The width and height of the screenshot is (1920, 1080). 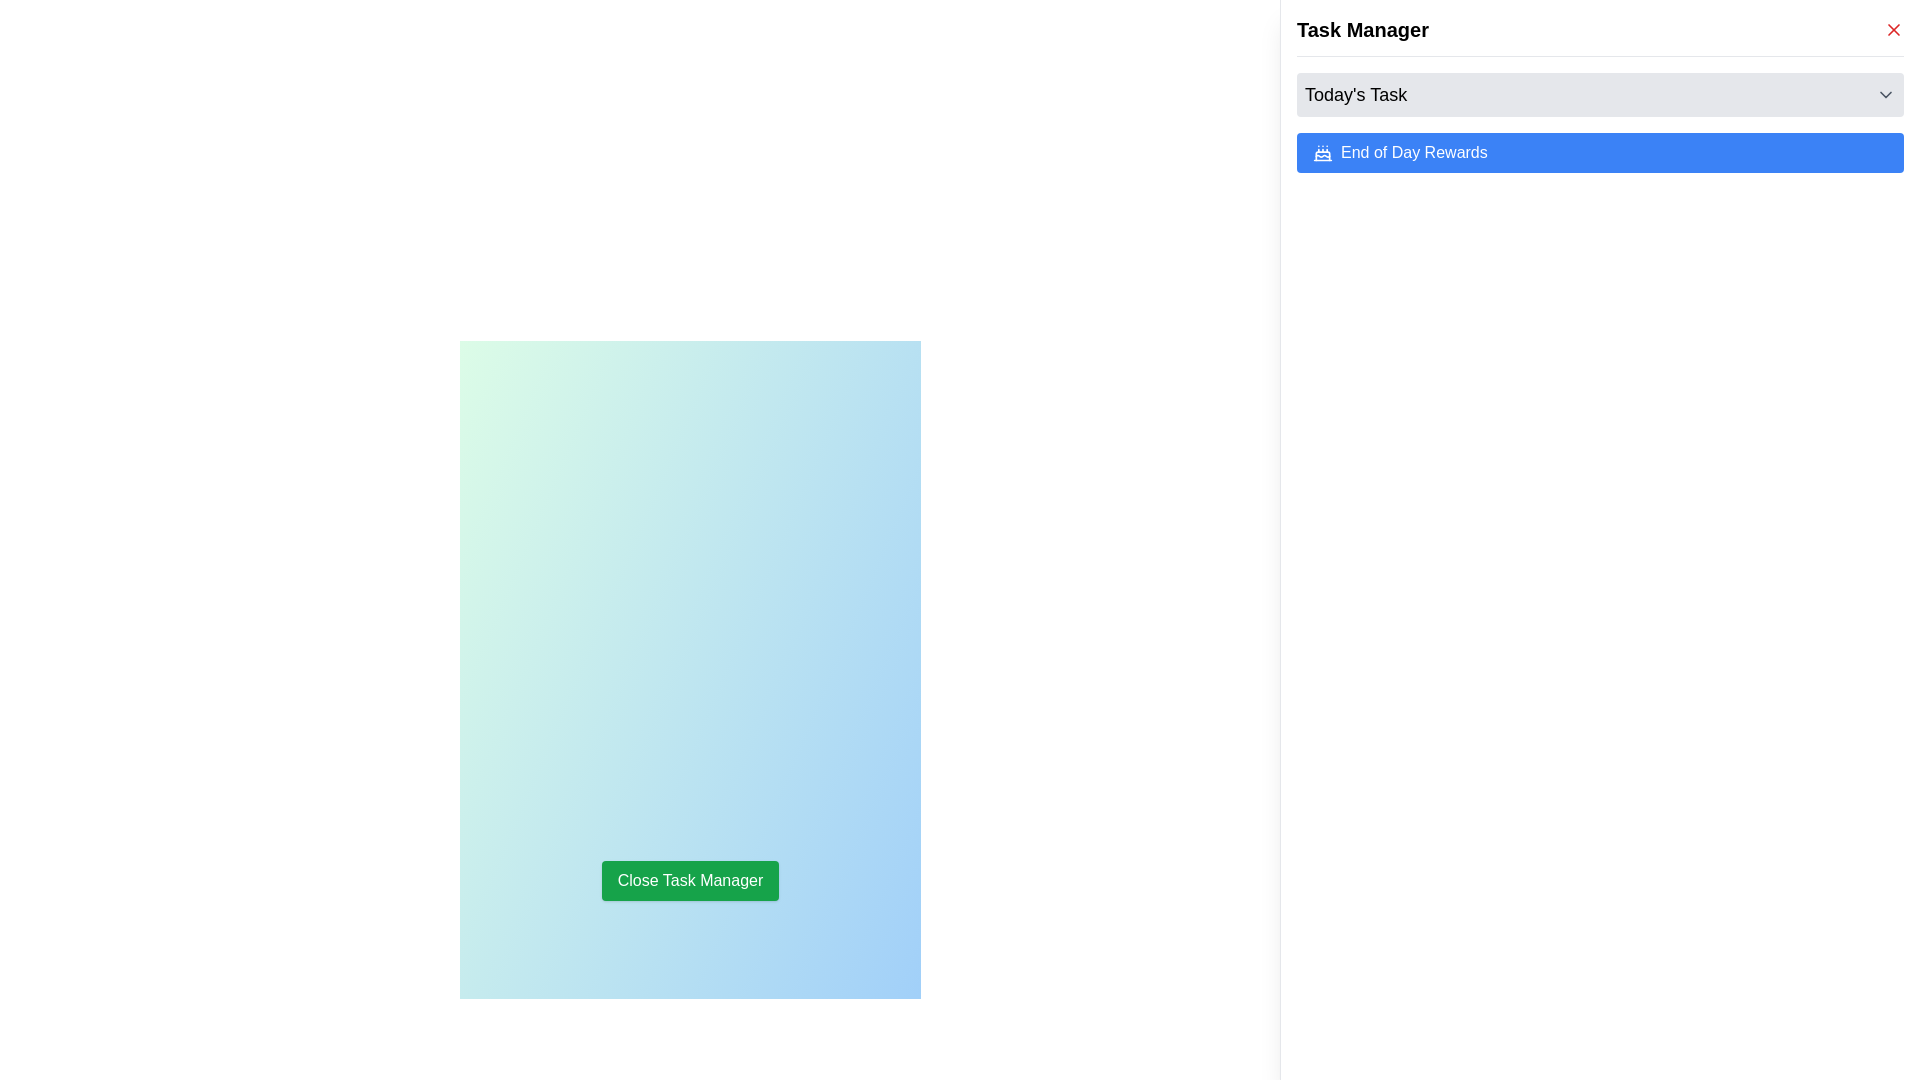 What do you see at coordinates (1356, 95) in the screenshot?
I see `the text label displaying 'Today's Task' located at the top section of the 'Task Manager' panel` at bounding box center [1356, 95].